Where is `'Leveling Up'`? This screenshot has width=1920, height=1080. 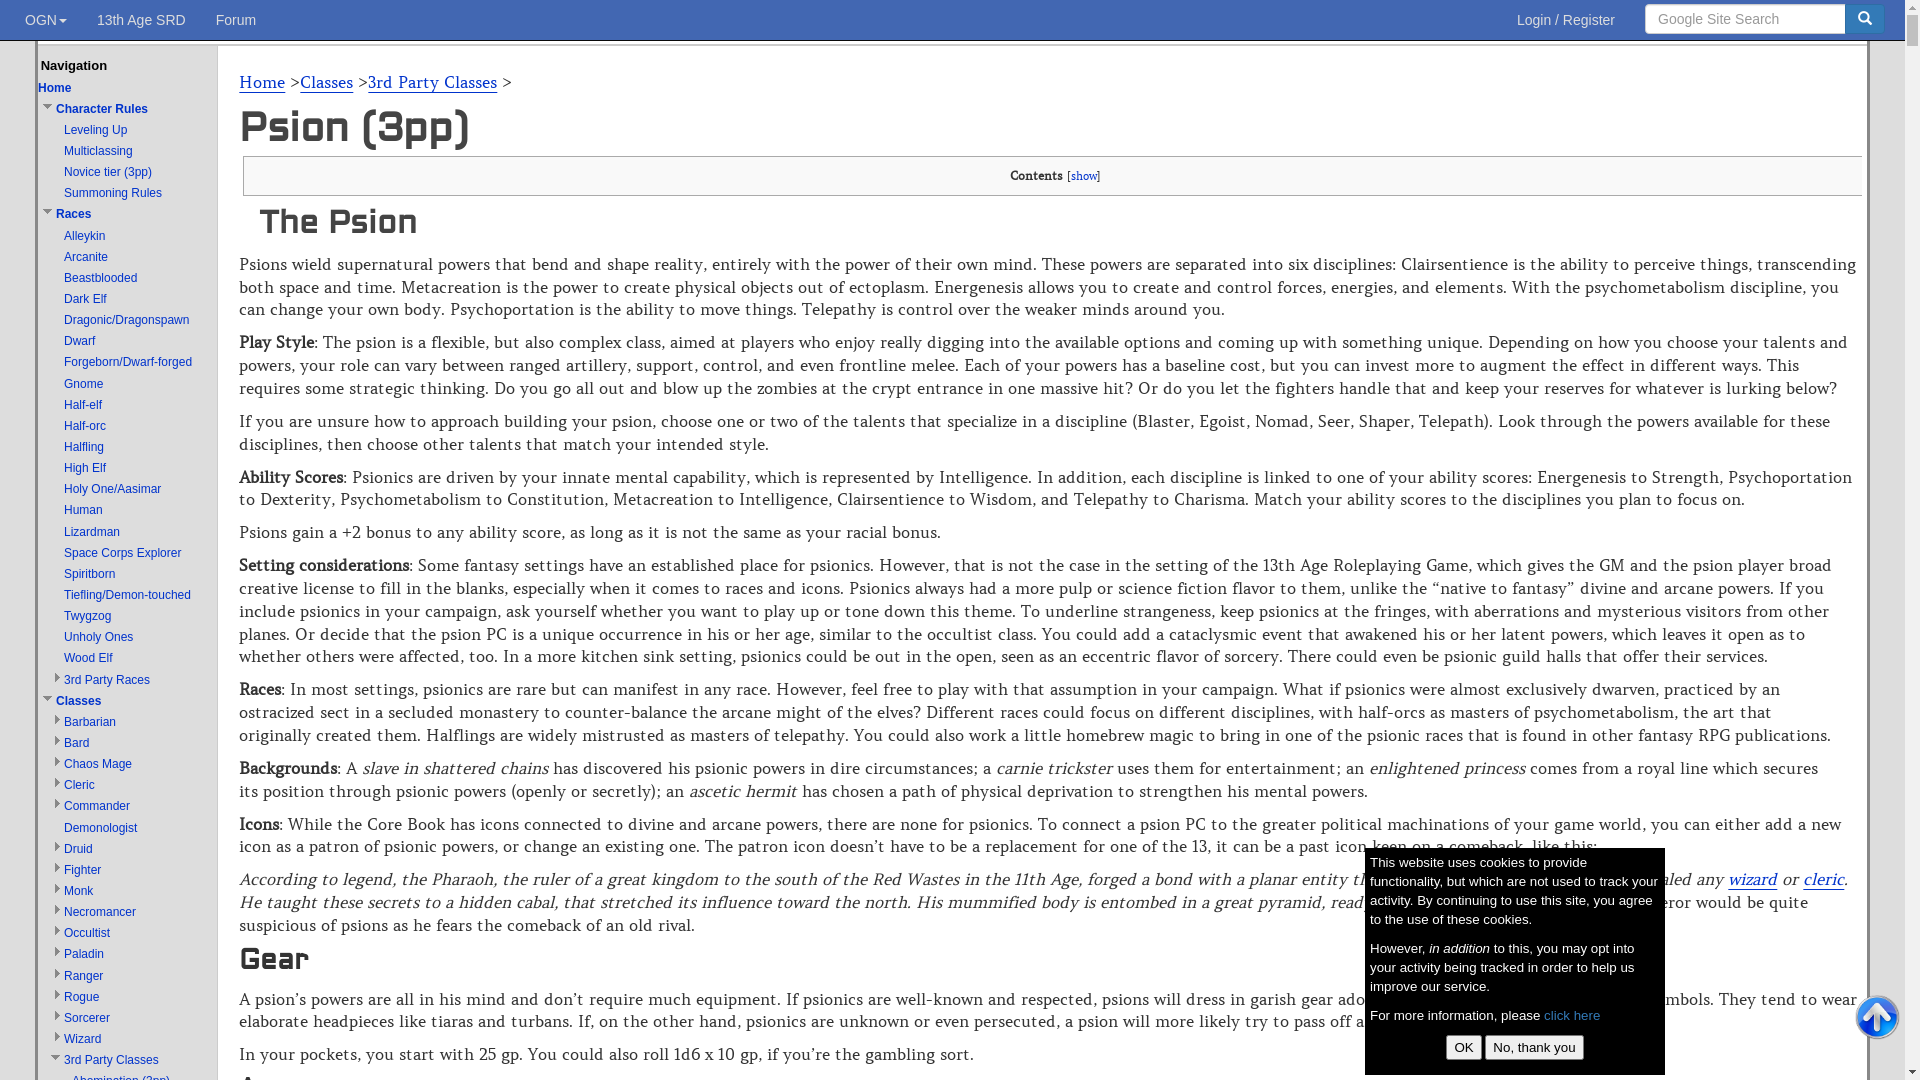 'Leveling Up' is located at coordinates (94, 130).